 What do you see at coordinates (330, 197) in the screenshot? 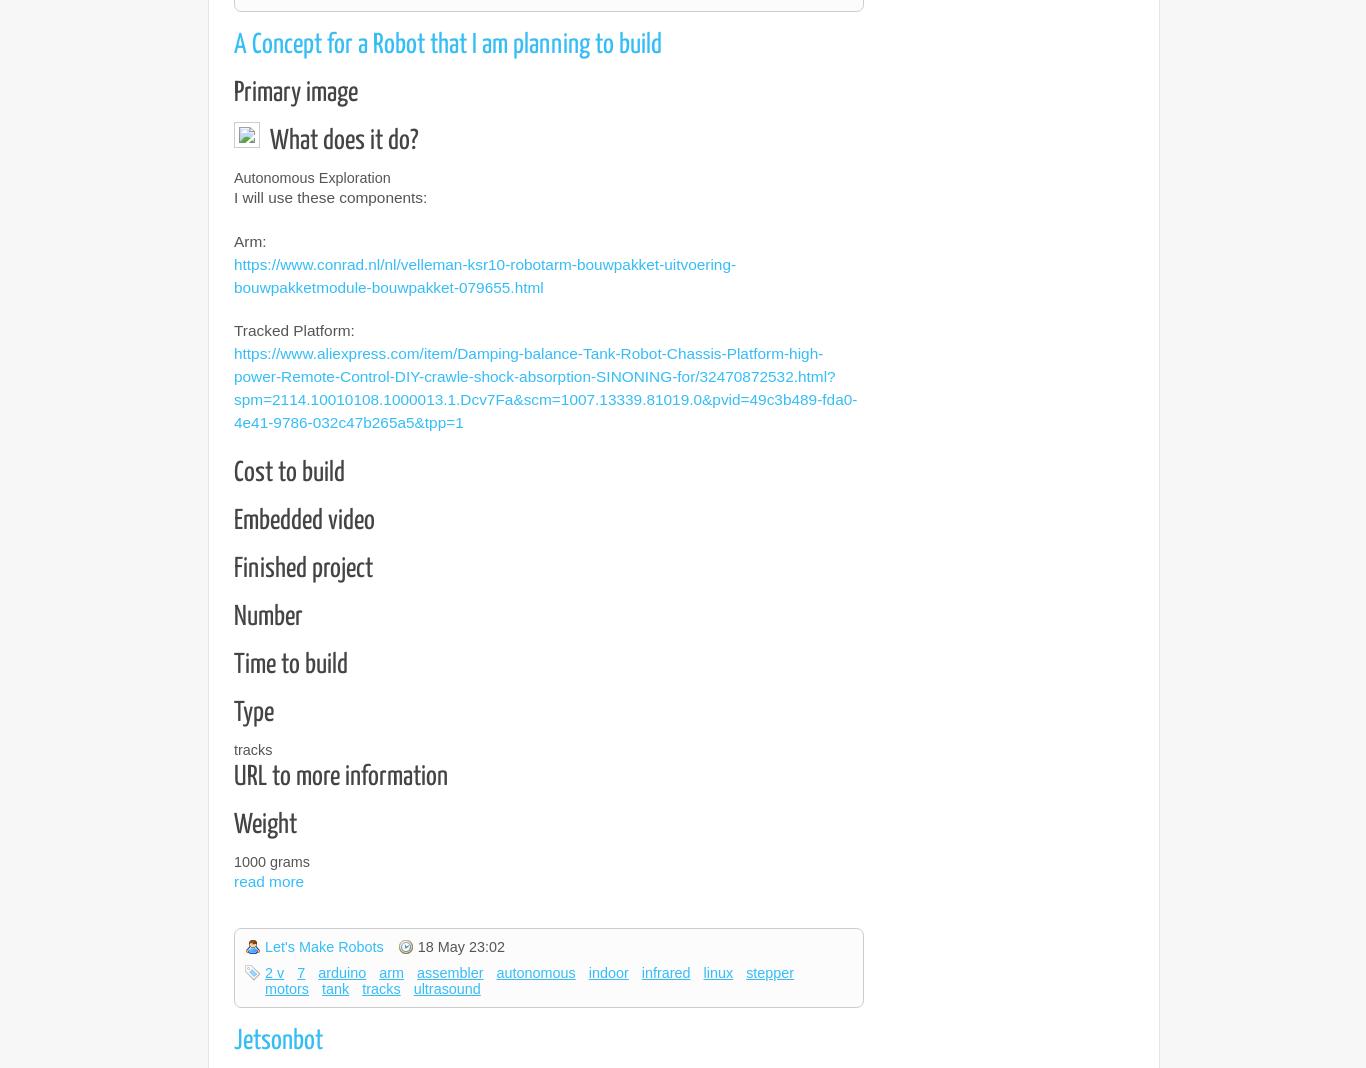
I see `'I will use these components:'` at bounding box center [330, 197].